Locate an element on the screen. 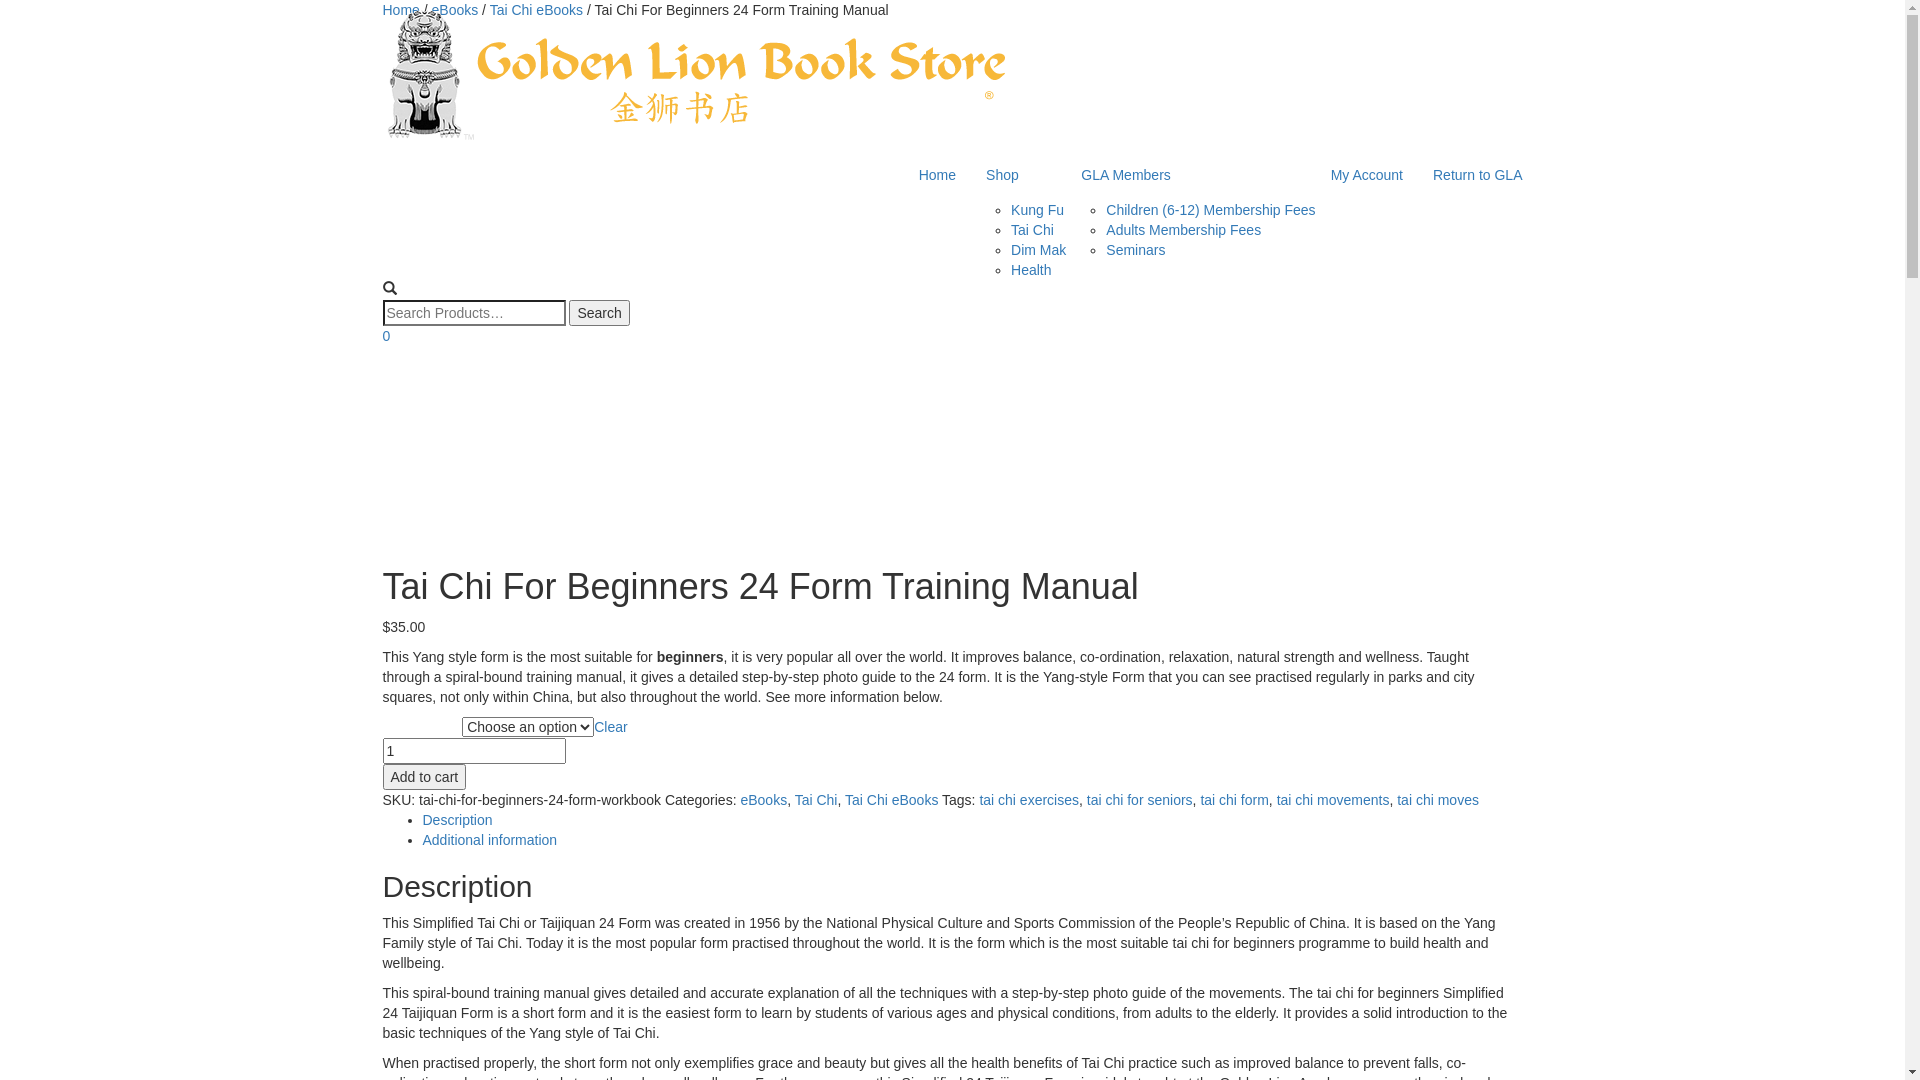 This screenshot has width=1920, height=1080. 'Clear' is located at coordinates (609, 726).